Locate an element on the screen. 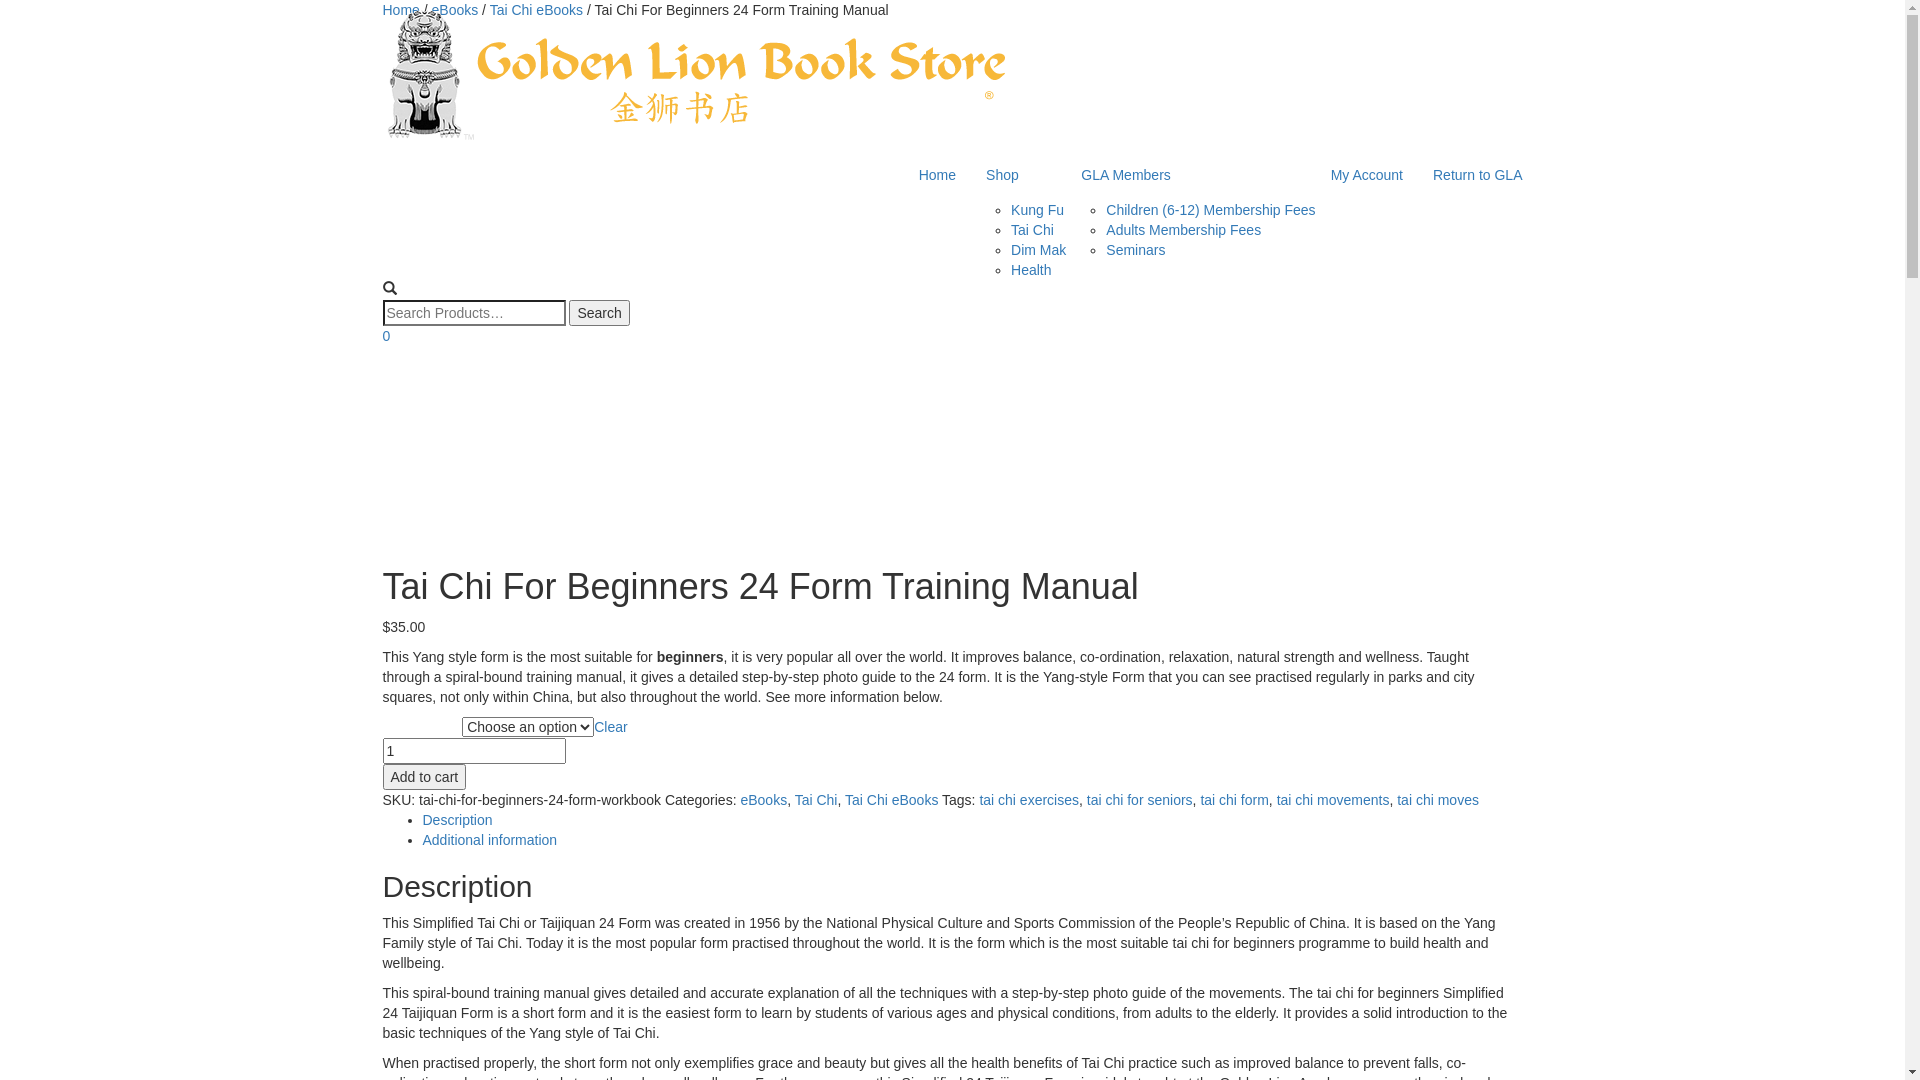 This screenshot has width=1920, height=1080. 'Clear' is located at coordinates (609, 726).